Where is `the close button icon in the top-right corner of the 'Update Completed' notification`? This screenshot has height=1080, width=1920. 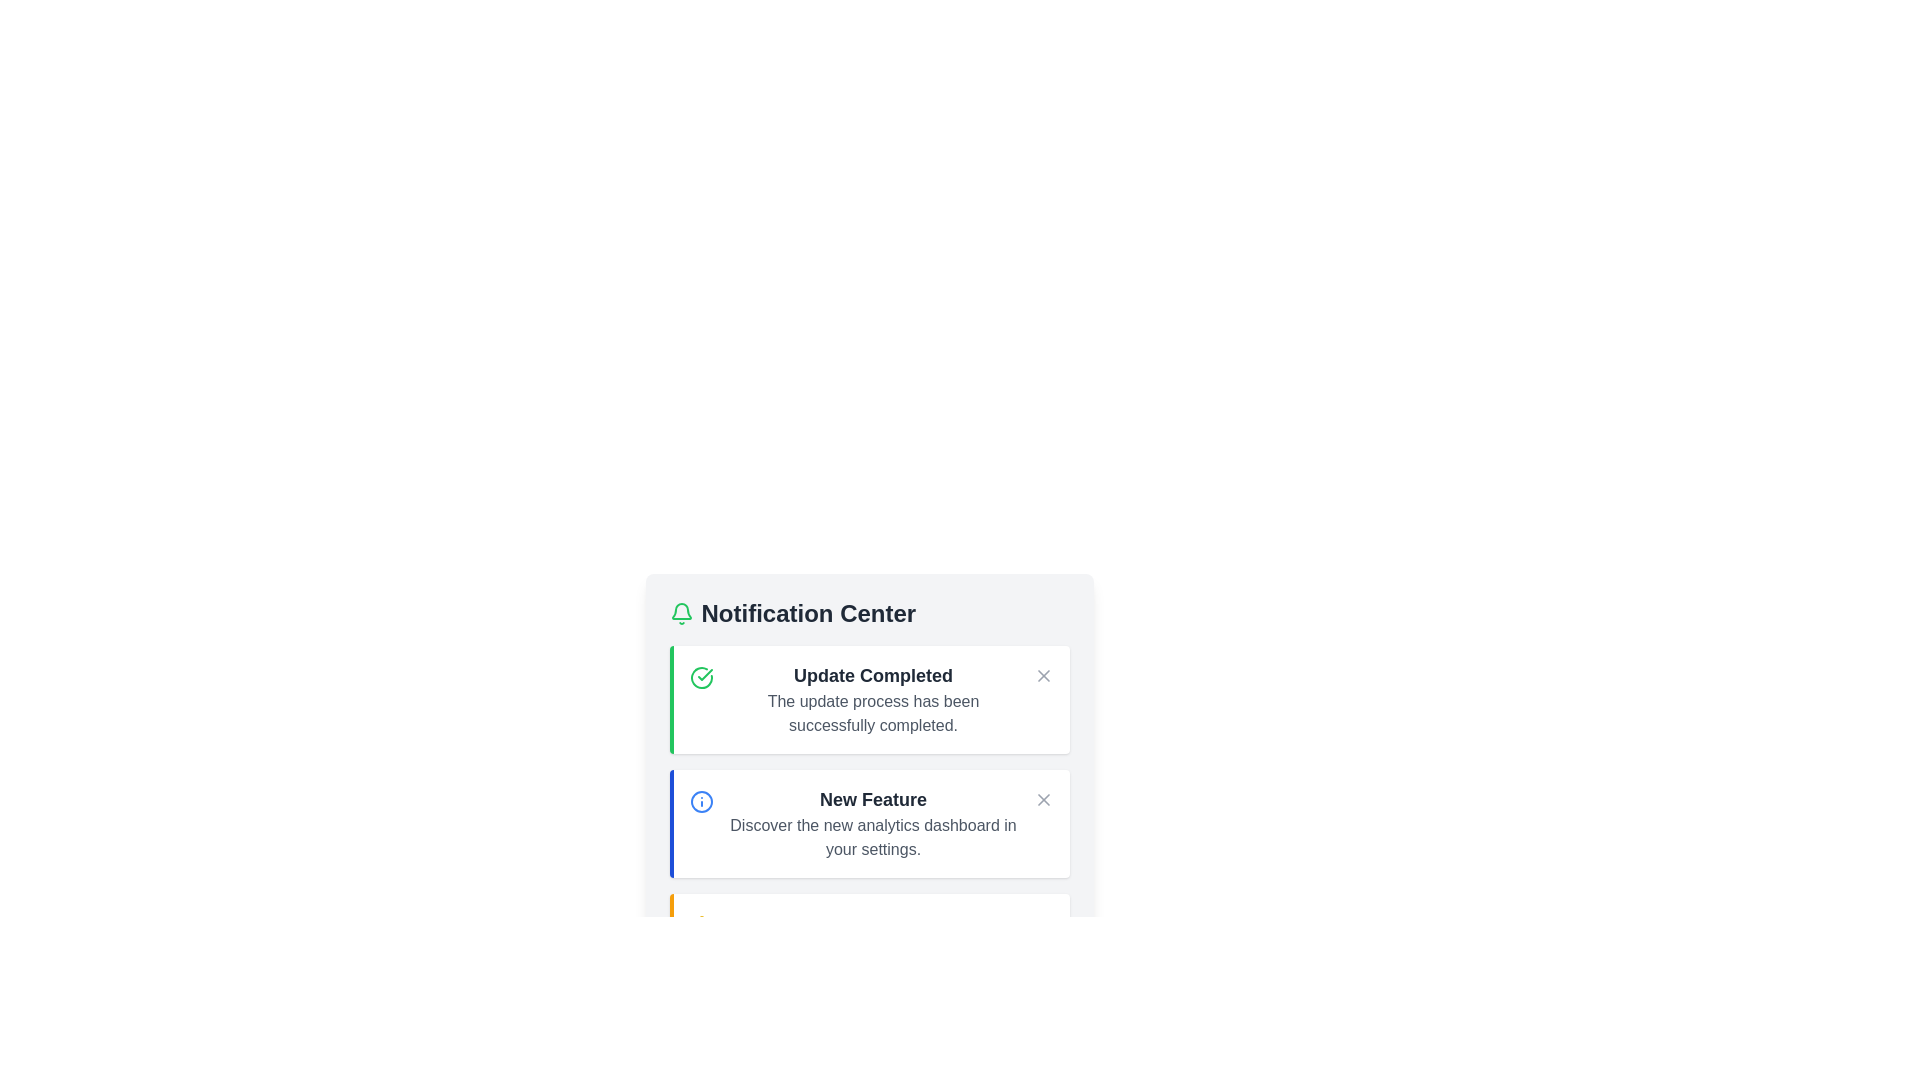
the close button icon in the top-right corner of the 'Update Completed' notification is located at coordinates (1042, 675).